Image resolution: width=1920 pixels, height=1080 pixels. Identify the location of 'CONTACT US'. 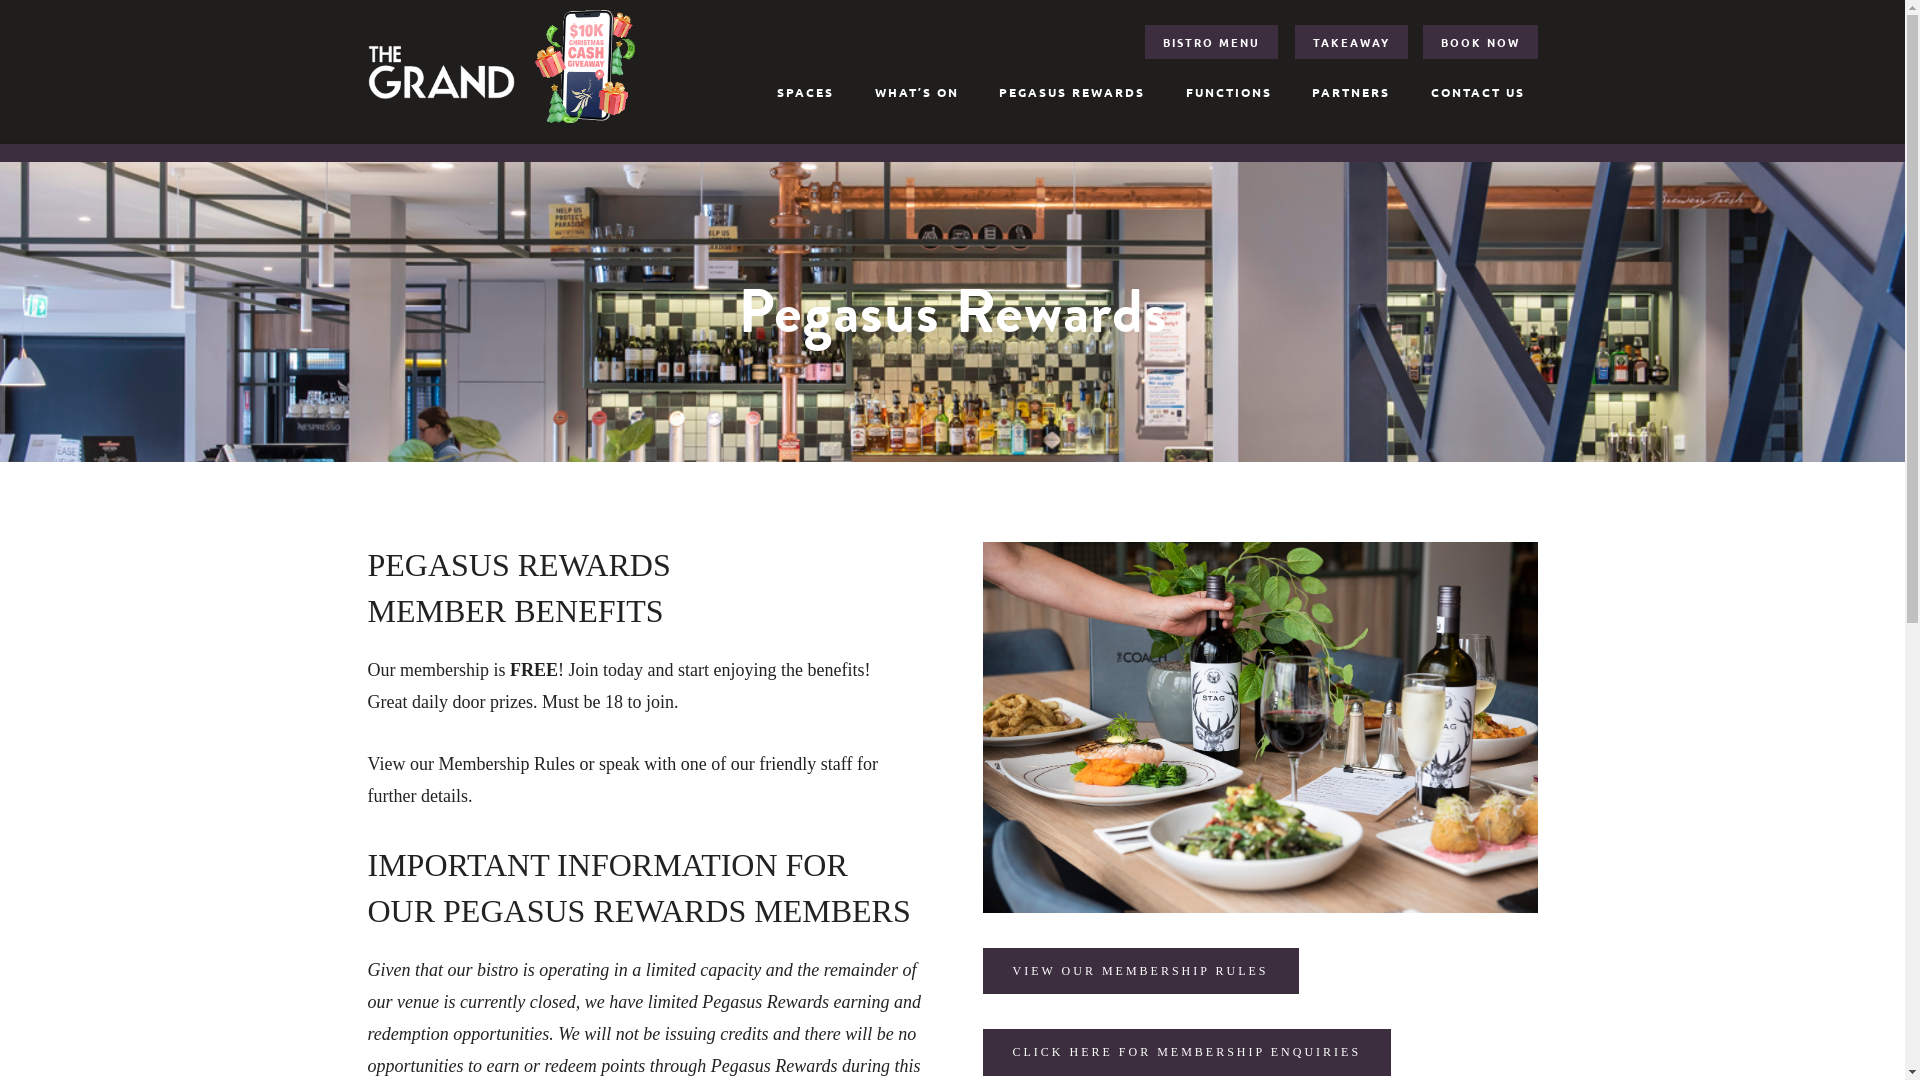
(1478, 92).